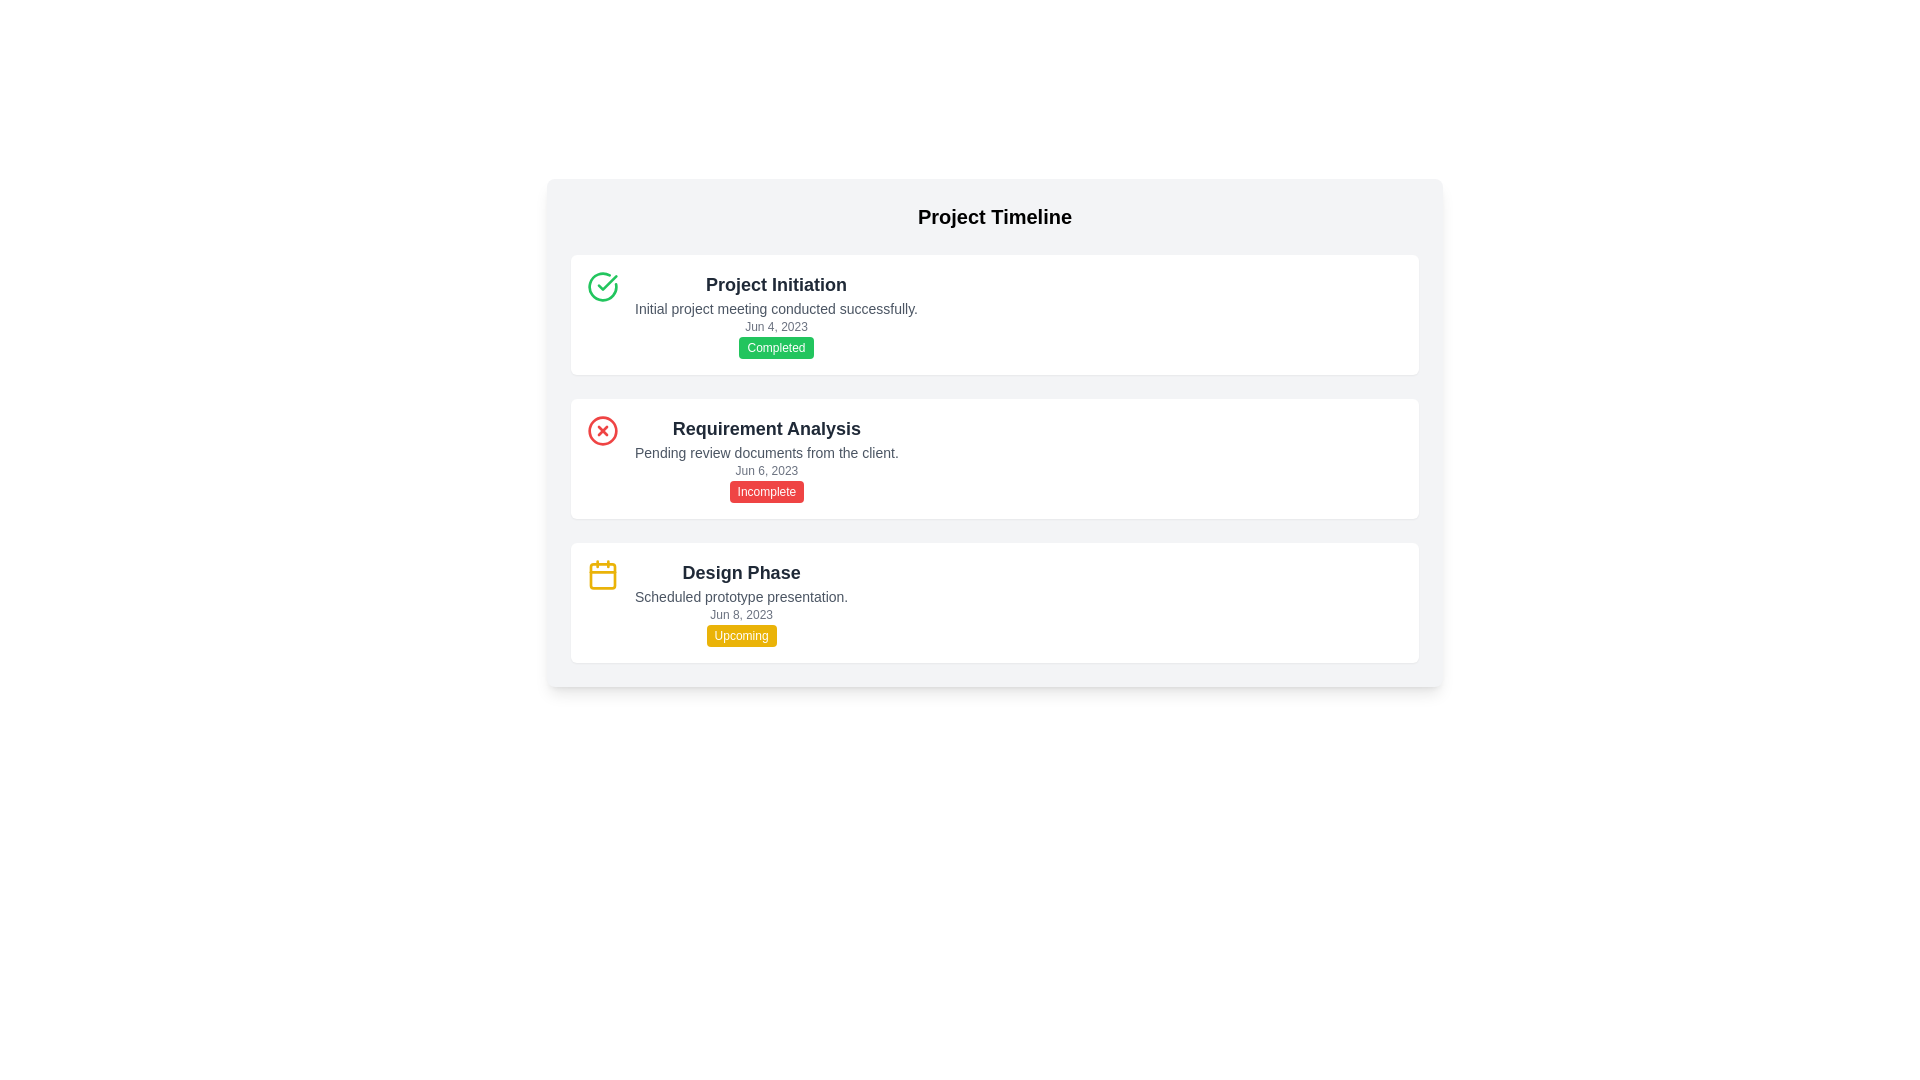  What do you see at coordinates (765, 452) in the screenshot?
I see `the text label that displays 'Pending review documents from the client.', which is styled in gray and located below 'Requirement Analysis' and above the date 'Jun 6, 2023'` at bounding box center [765, 452].